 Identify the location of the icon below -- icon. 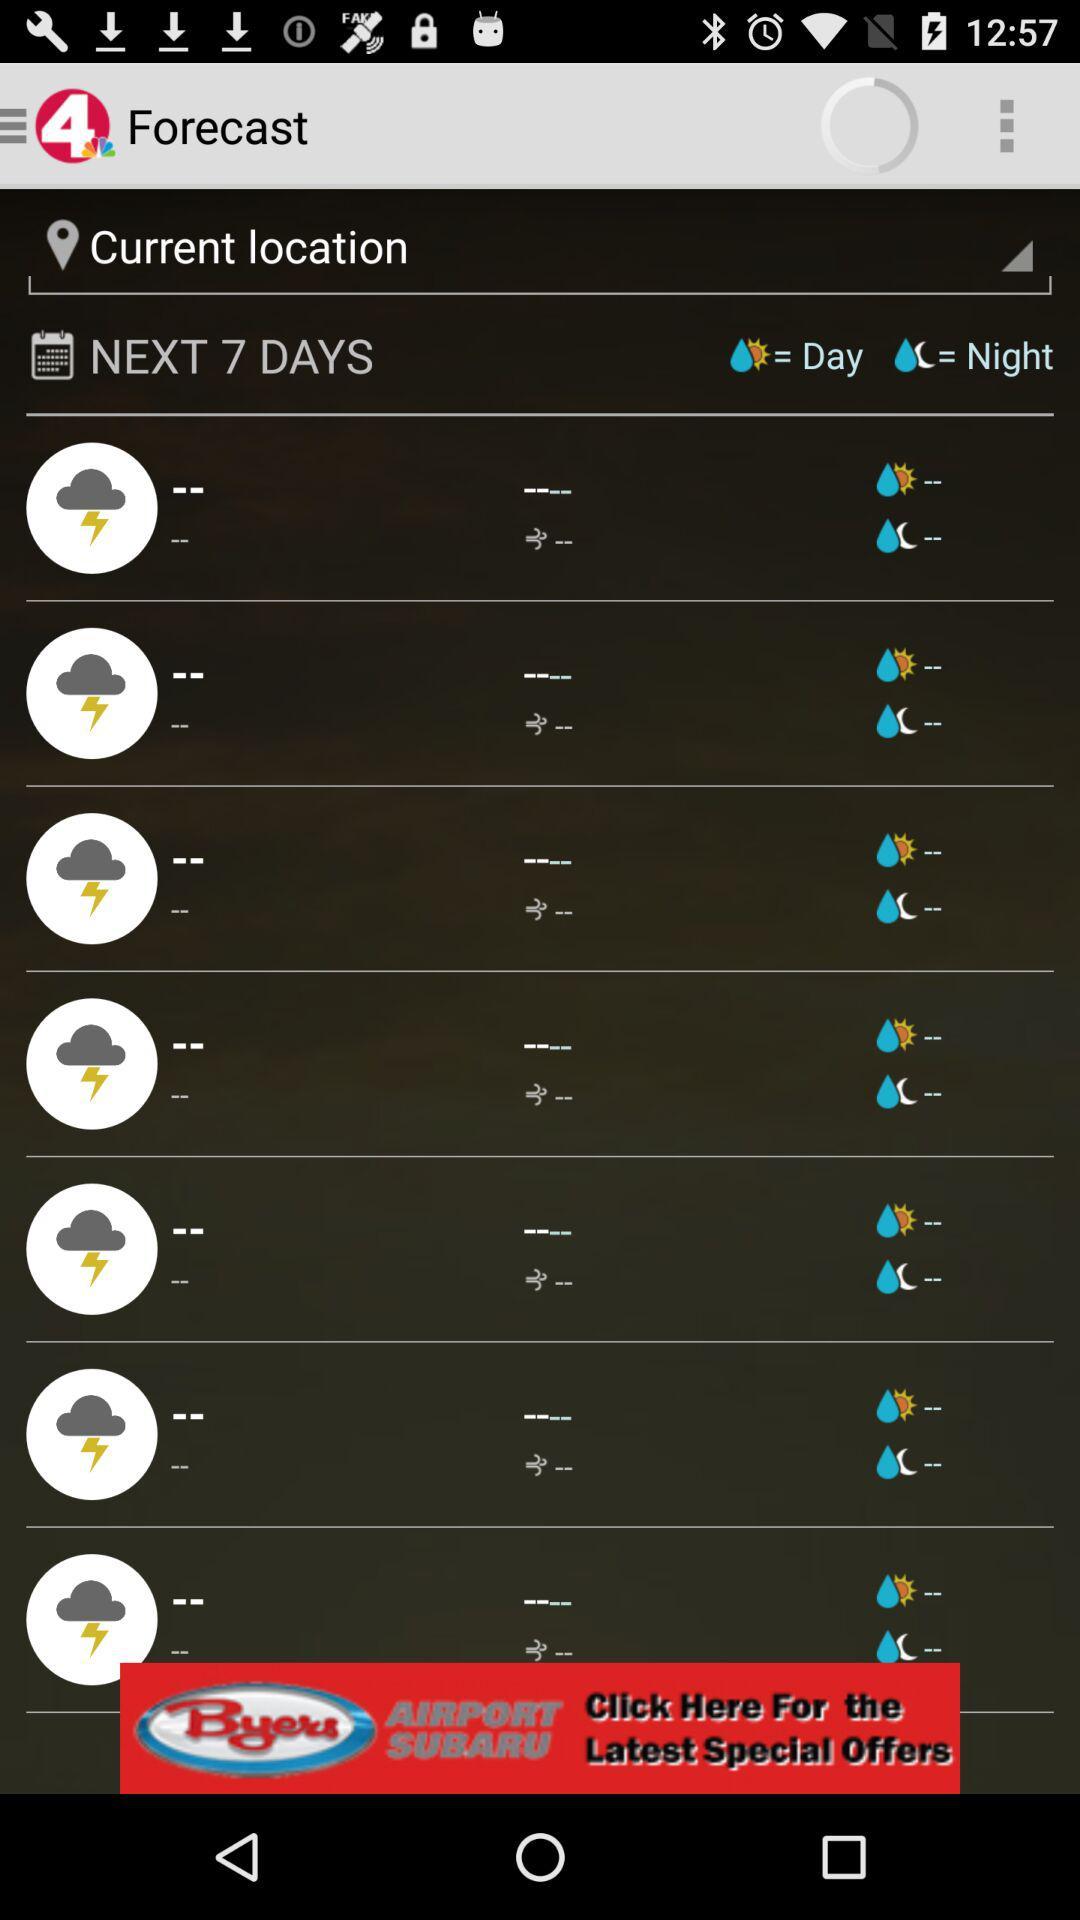
(188, 1411).